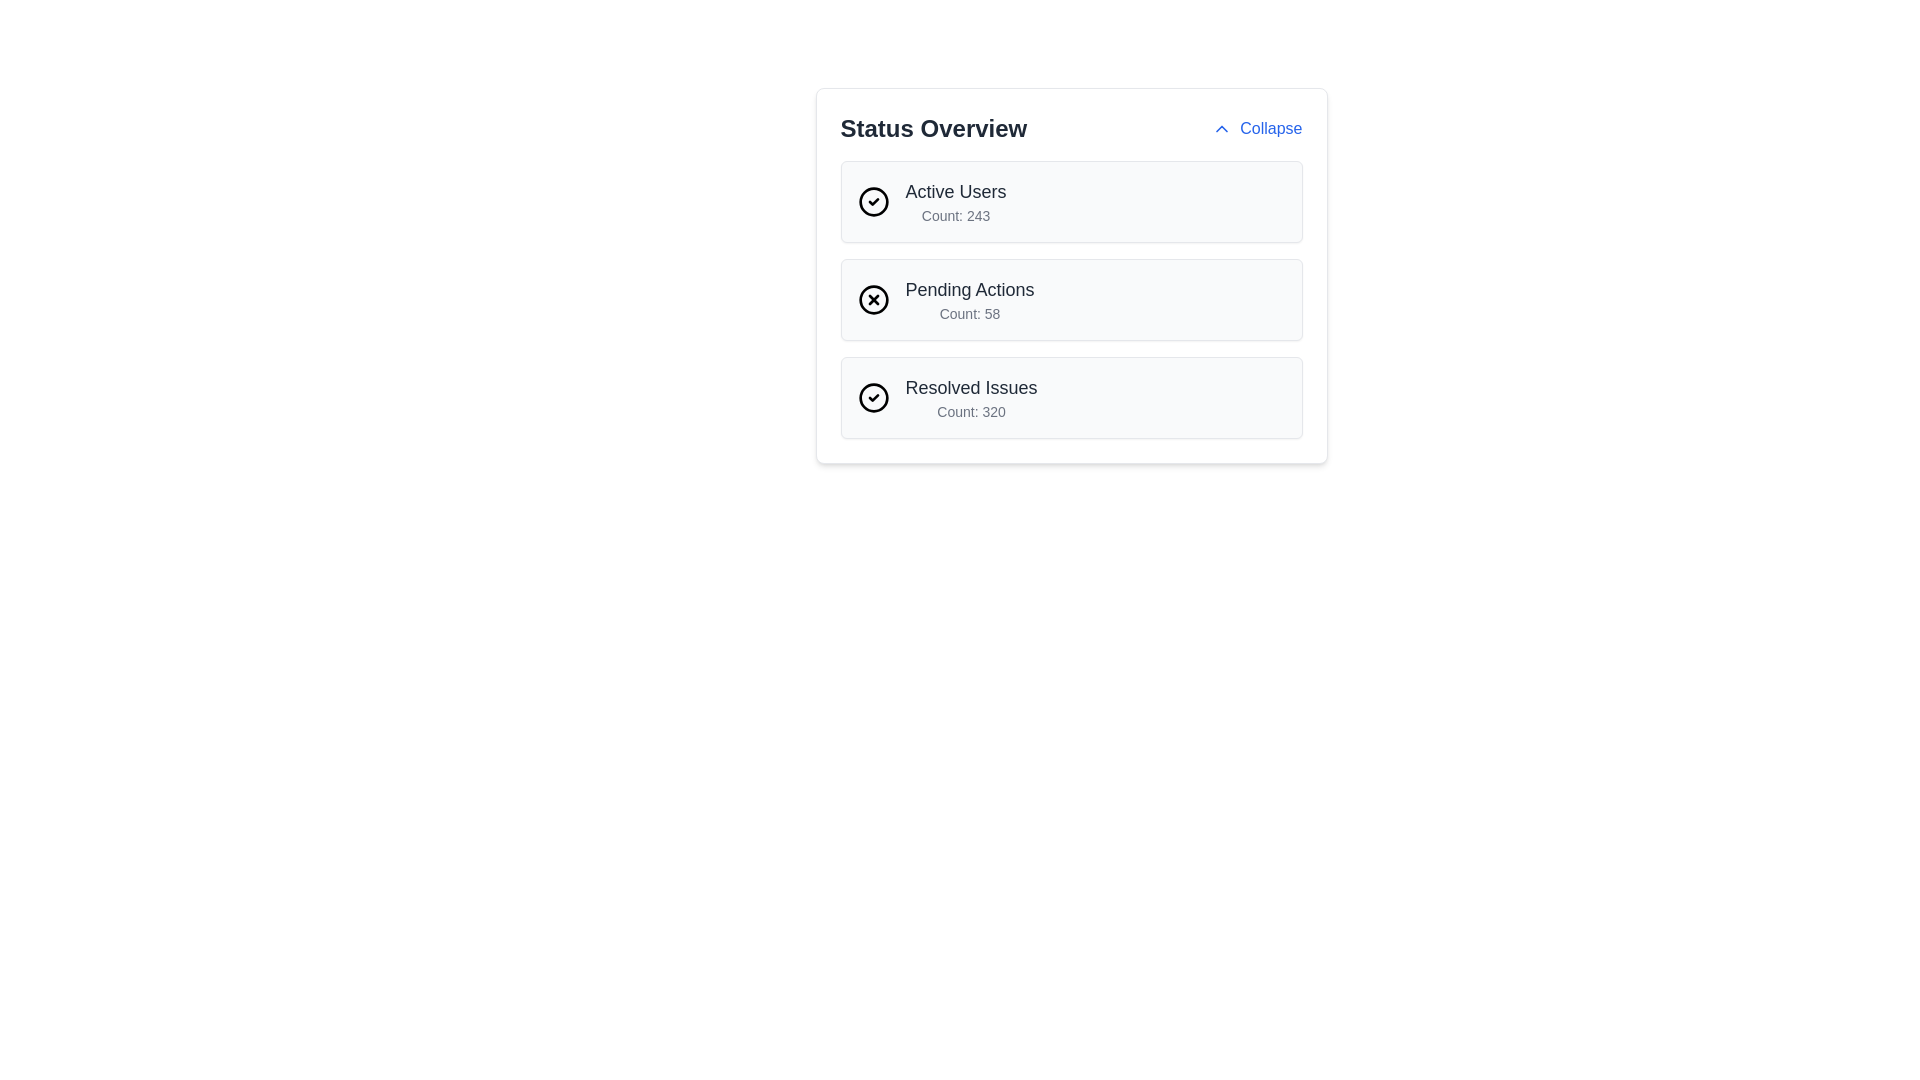  Describe the element at coordinates (1256, 128) in the screenshot. I see `the toggle button for collapsing or expanding the 'Status Overview' section` at that location.